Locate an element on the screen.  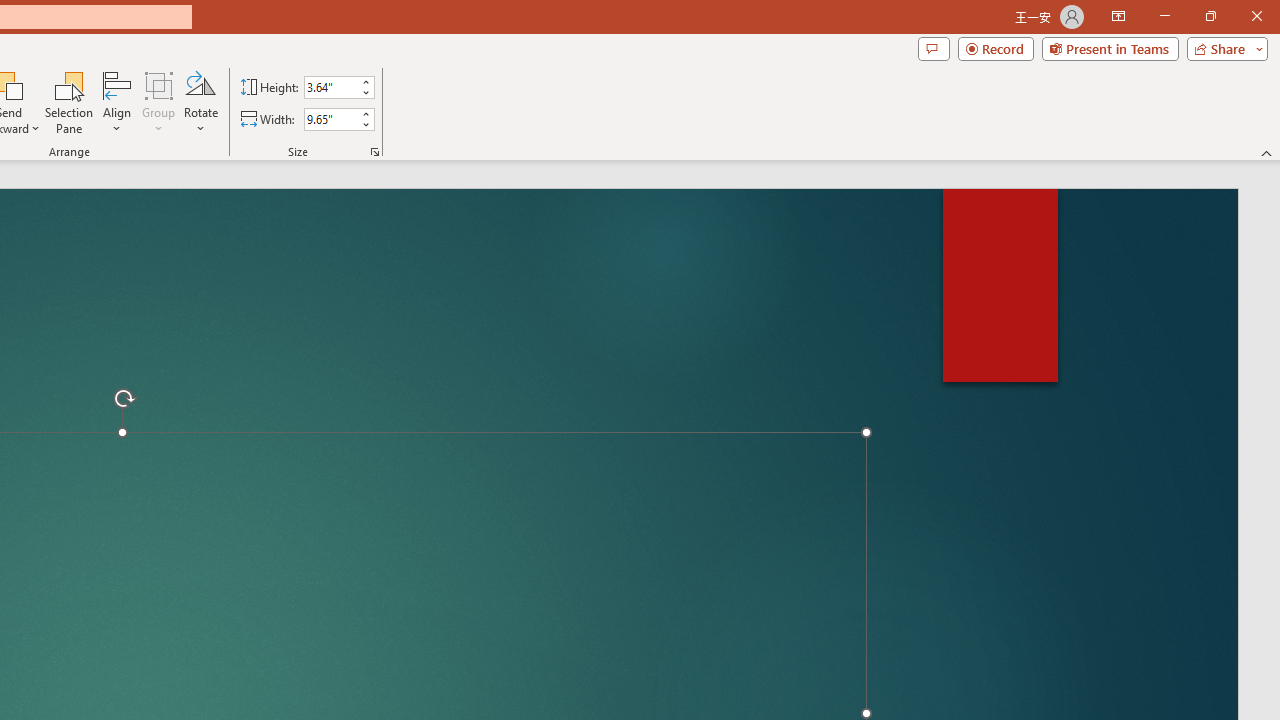
'Ribbon Display Options' is located at coordinates (1117, 16).